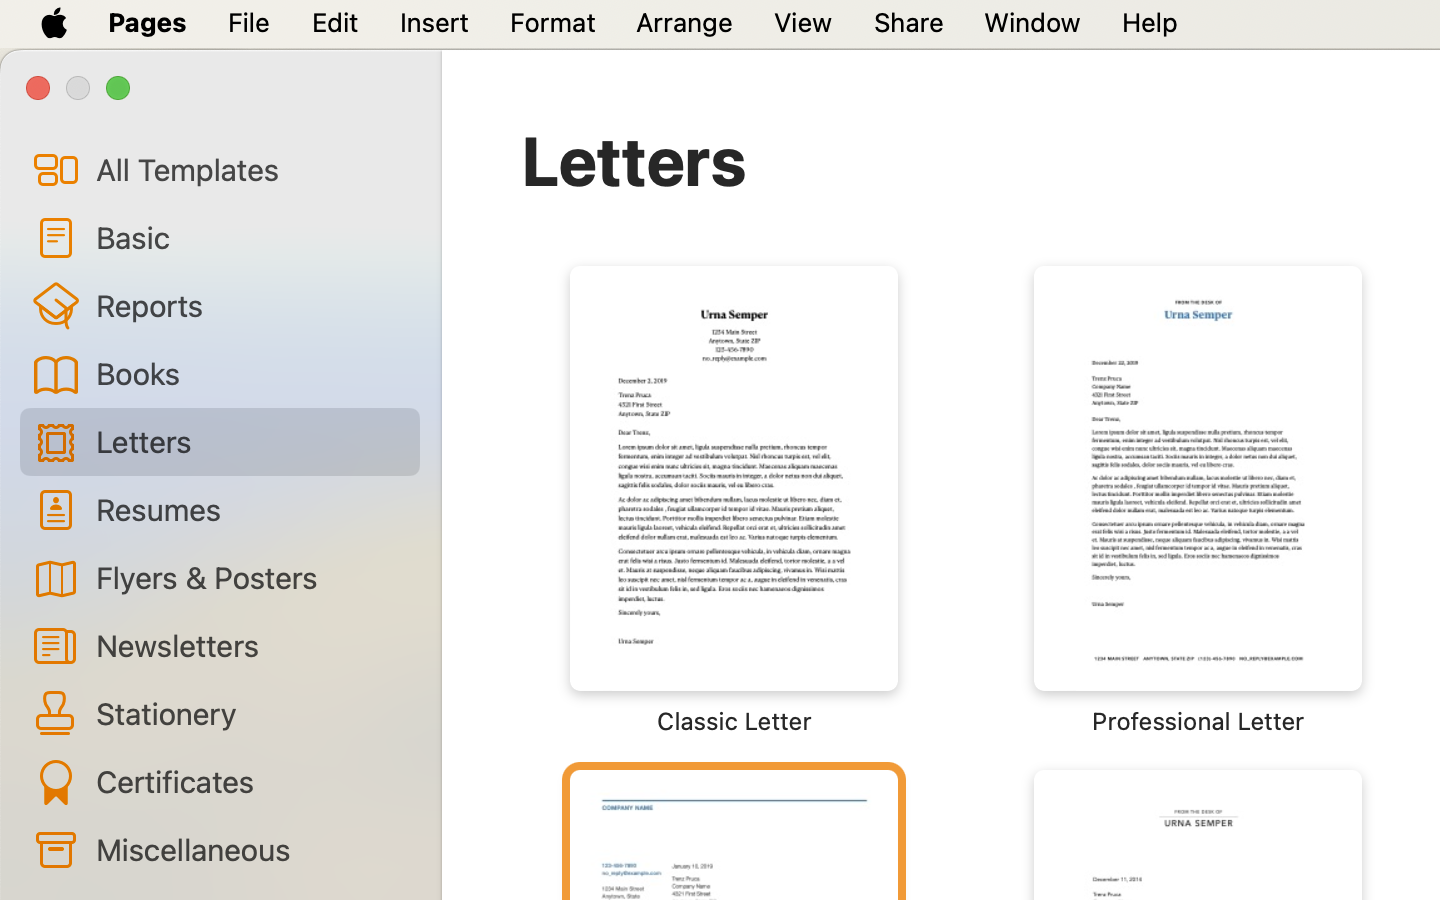  Describe the element at coordinates (248, 372) in the screenshot. I see `'Books'` at that location.